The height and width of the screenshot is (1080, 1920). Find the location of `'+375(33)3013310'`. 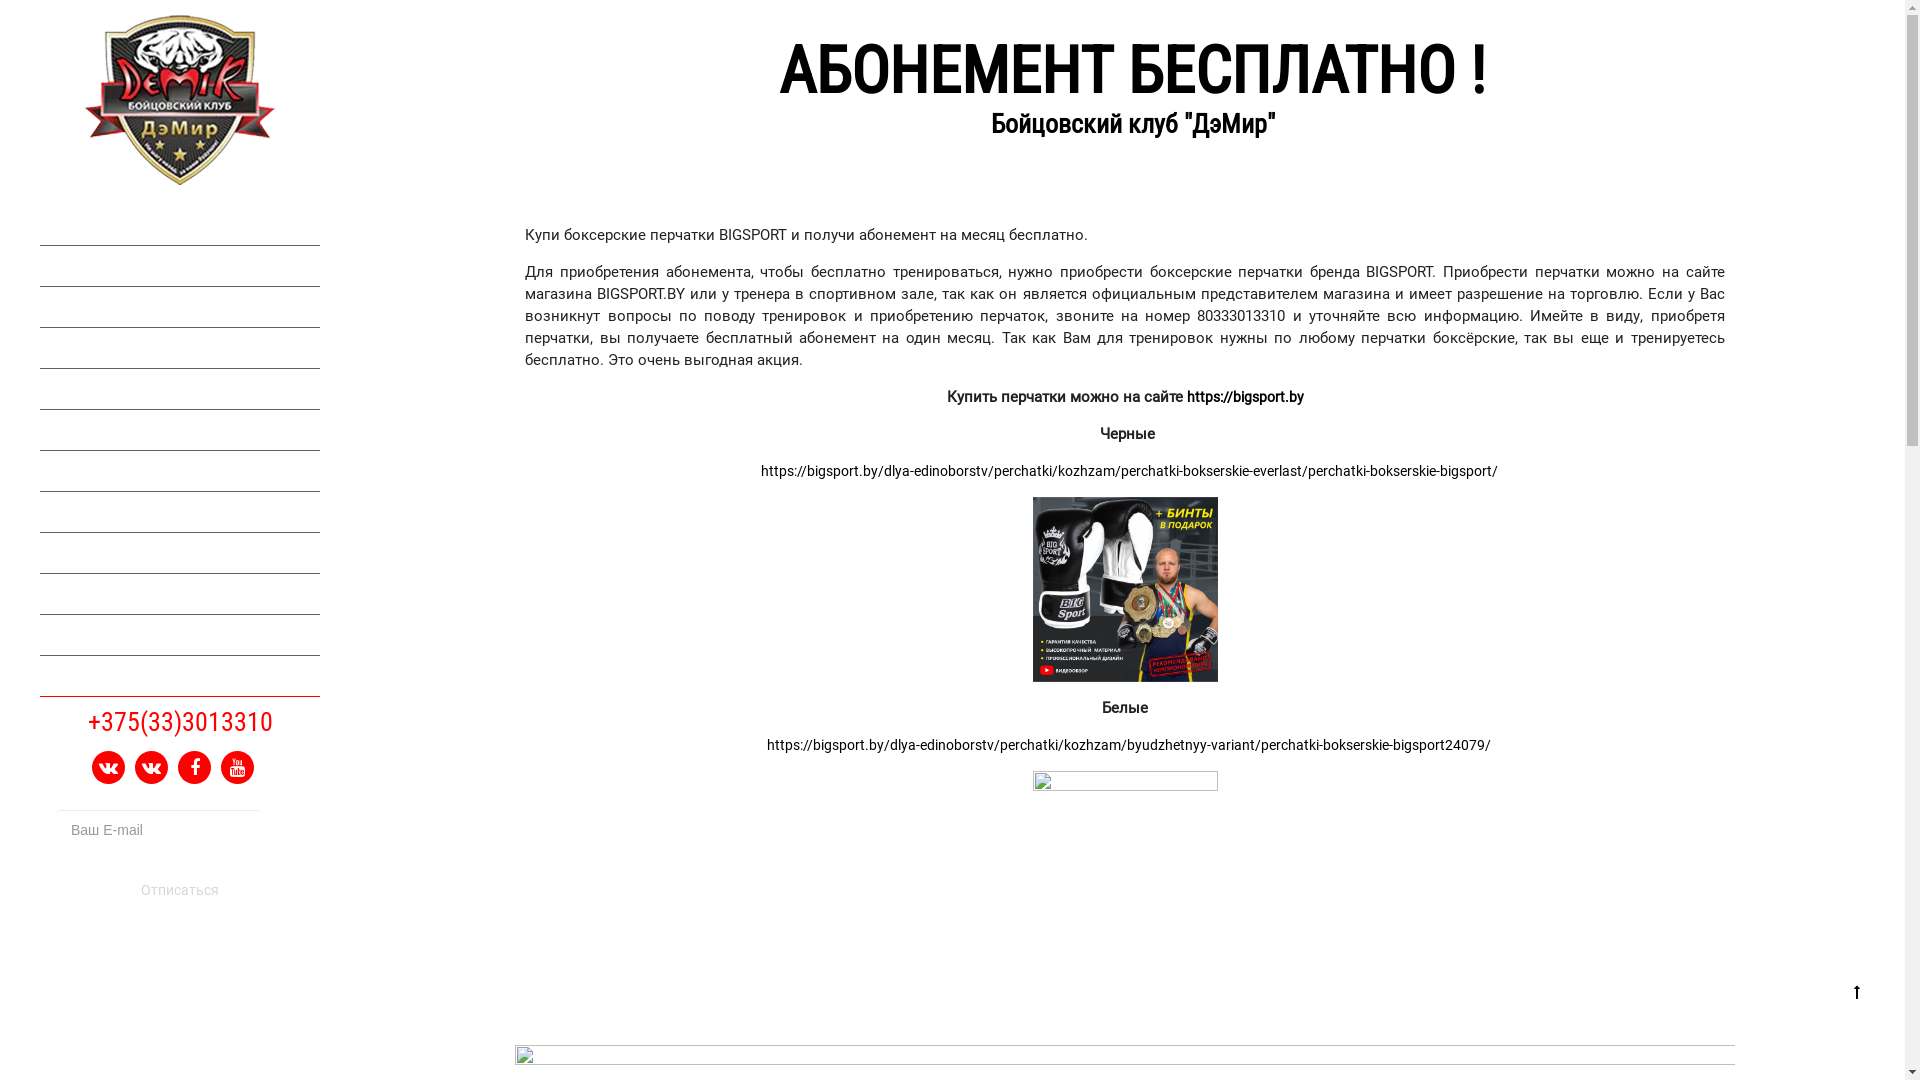

'+375(33)3013310' is located at coordinates (180, 721).